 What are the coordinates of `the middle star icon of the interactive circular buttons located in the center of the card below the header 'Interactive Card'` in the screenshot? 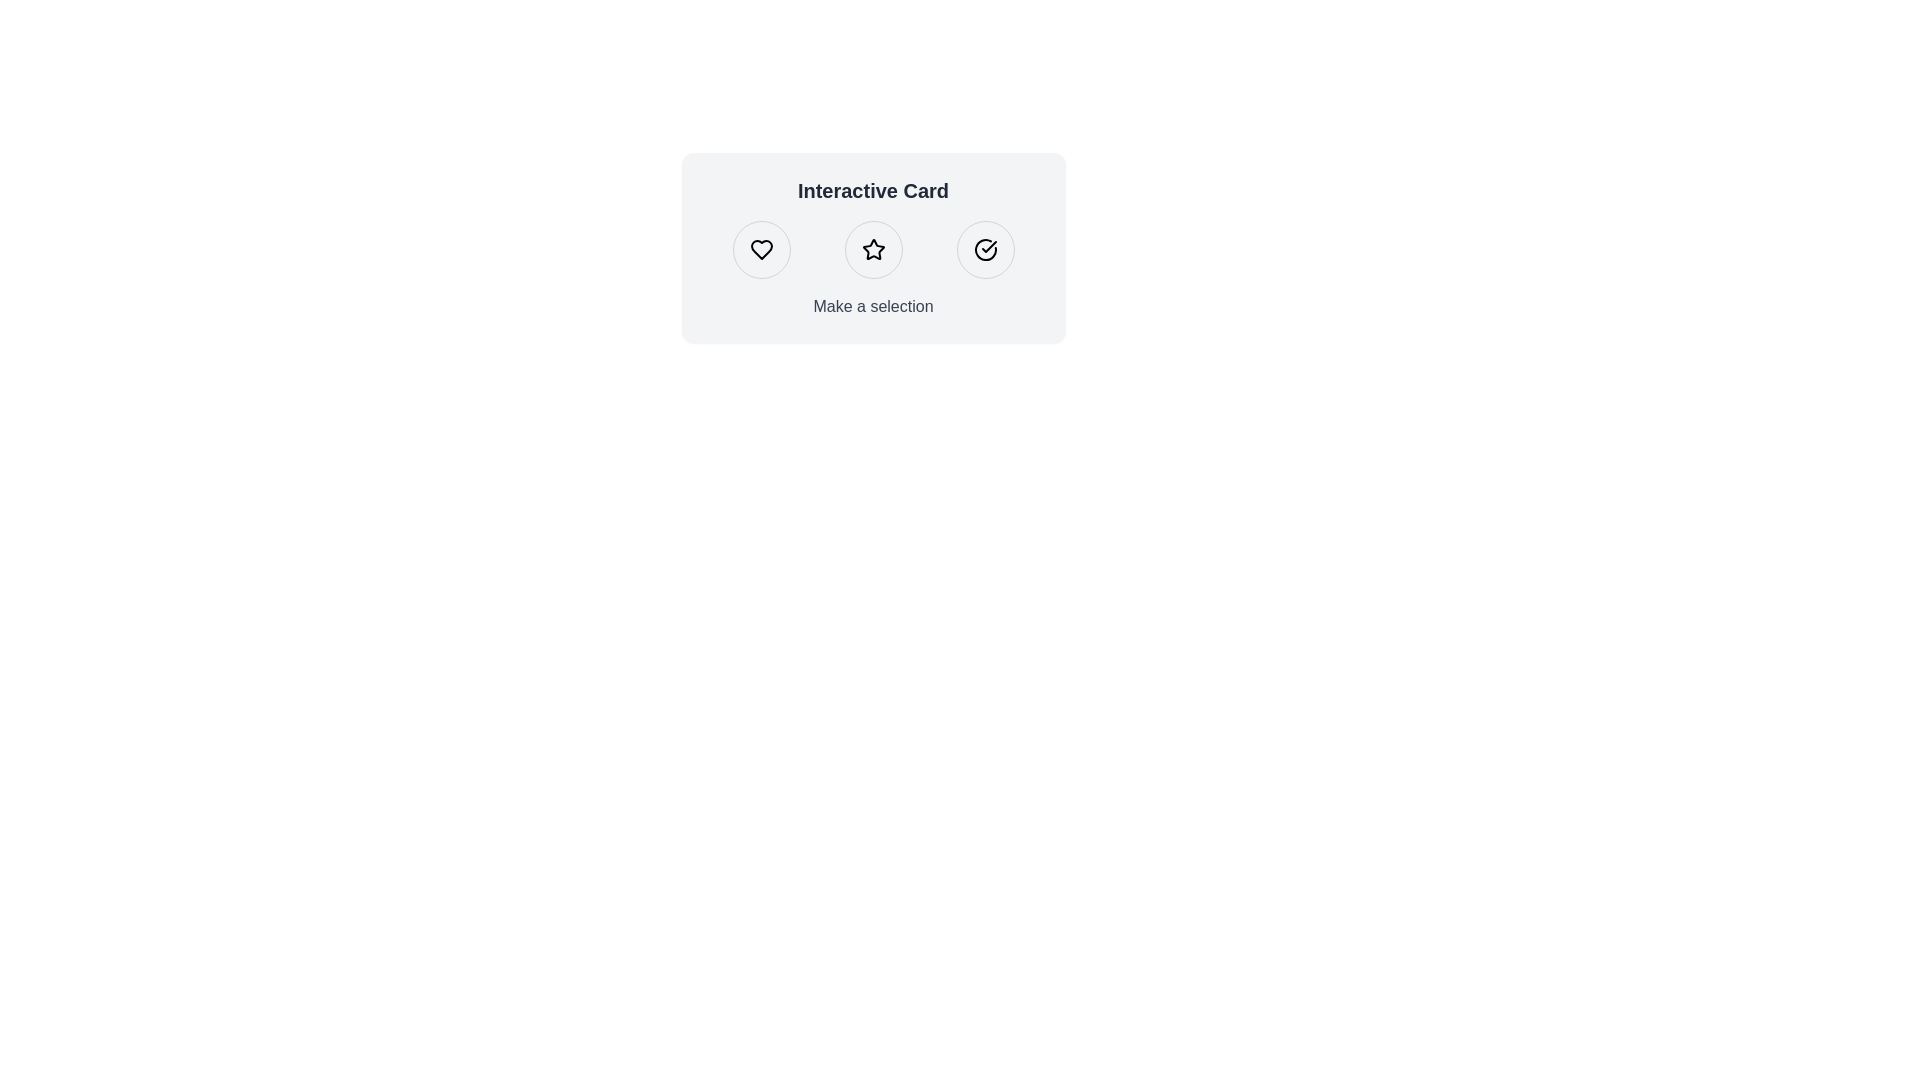 It's located at (873, 249).